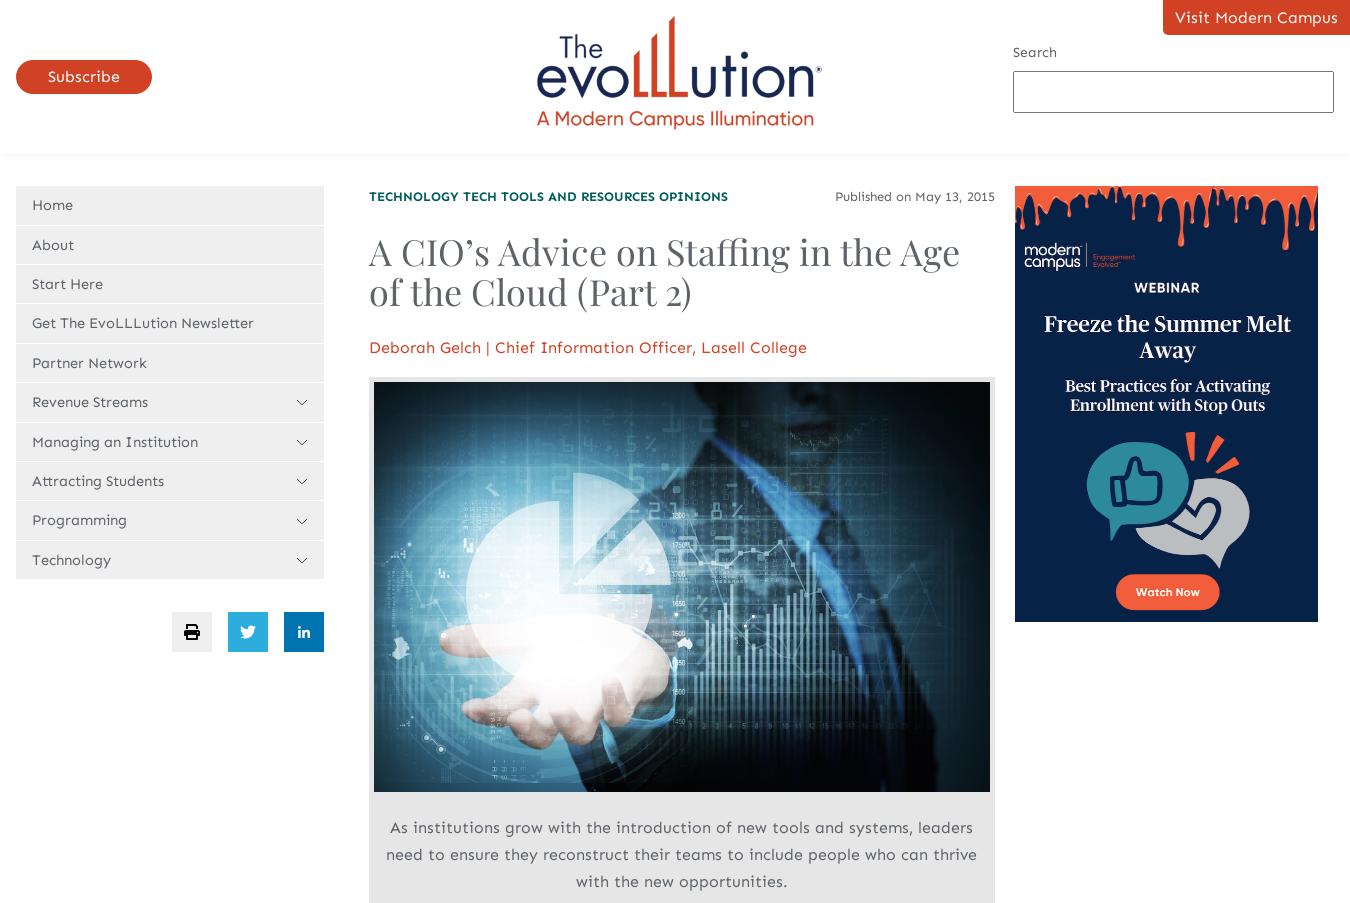 Image resolution: width=1350 pixels, height=903 pixels. I want to click on 'A CIO’s Advice on Staffing in the Age of the Cloud (Part 2)', so click(663, 269).